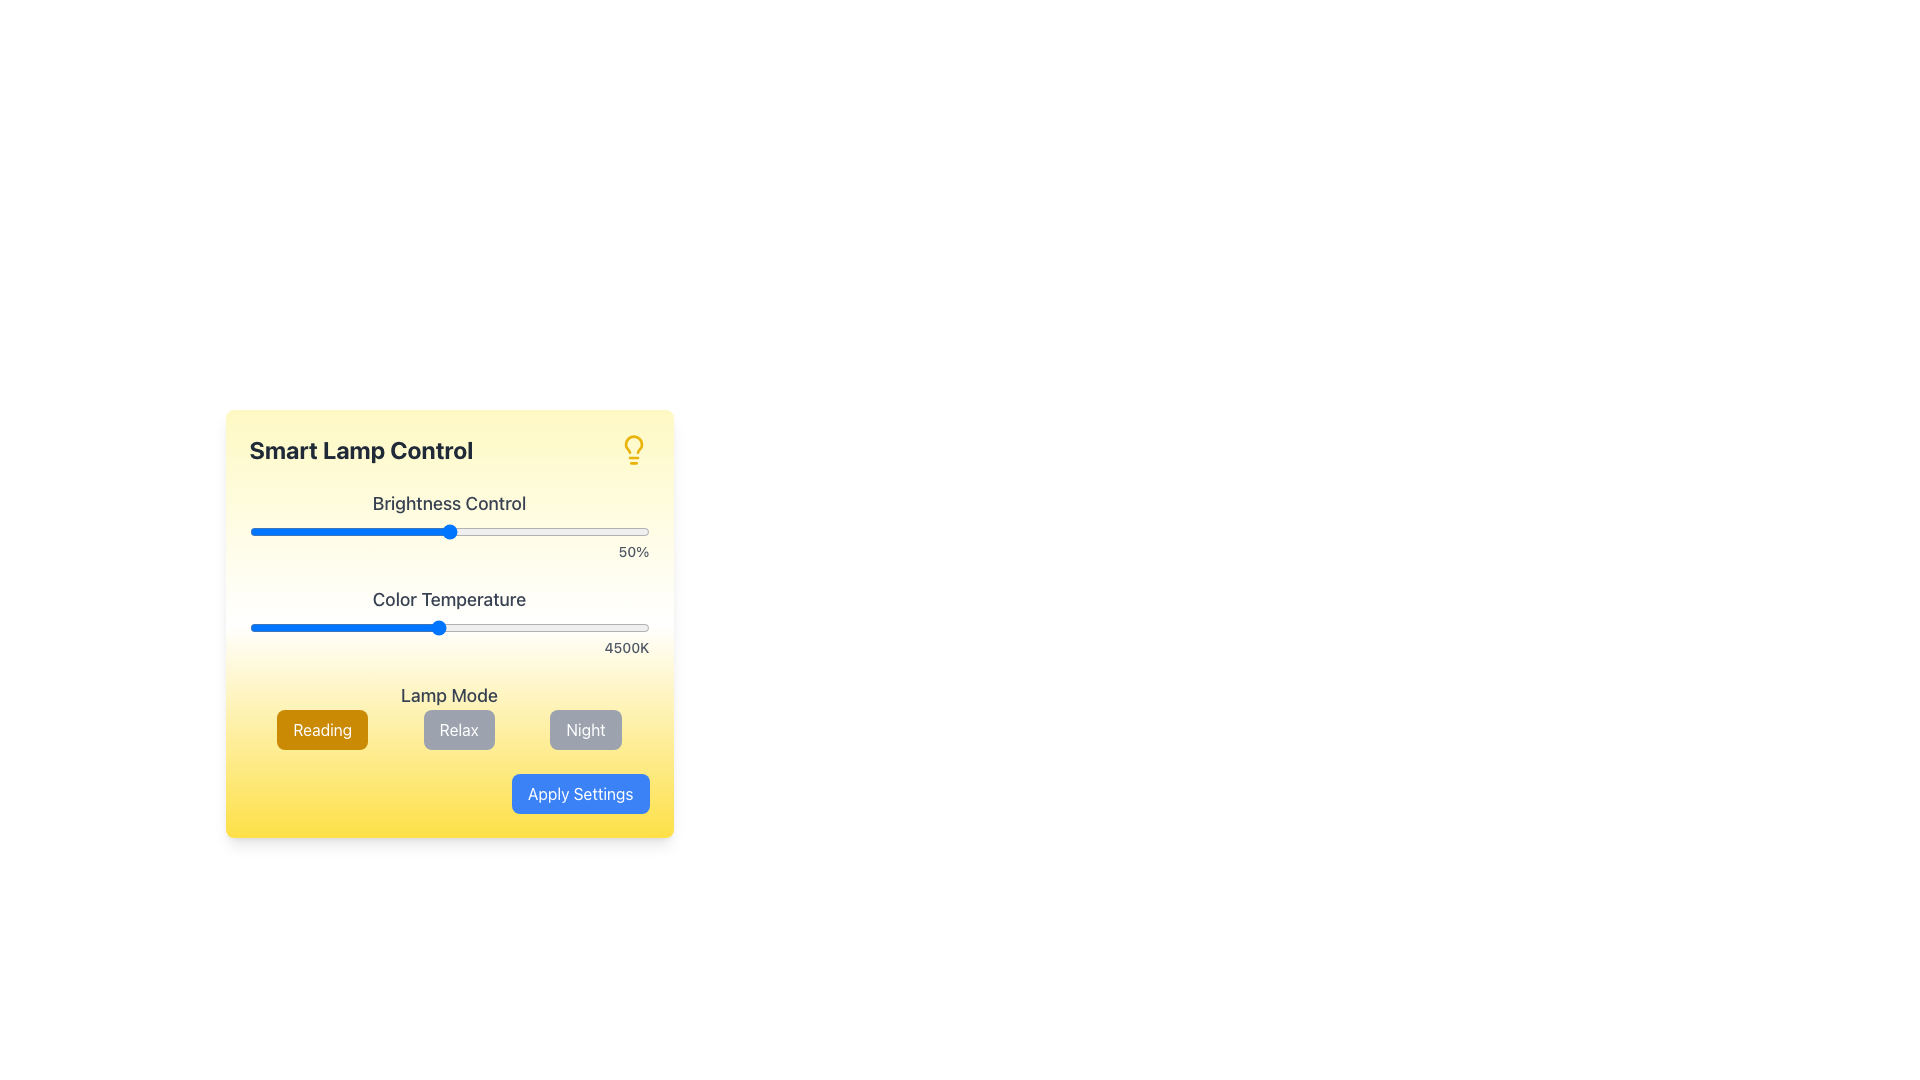  I want to click on the color temperature, so click(439, 627).